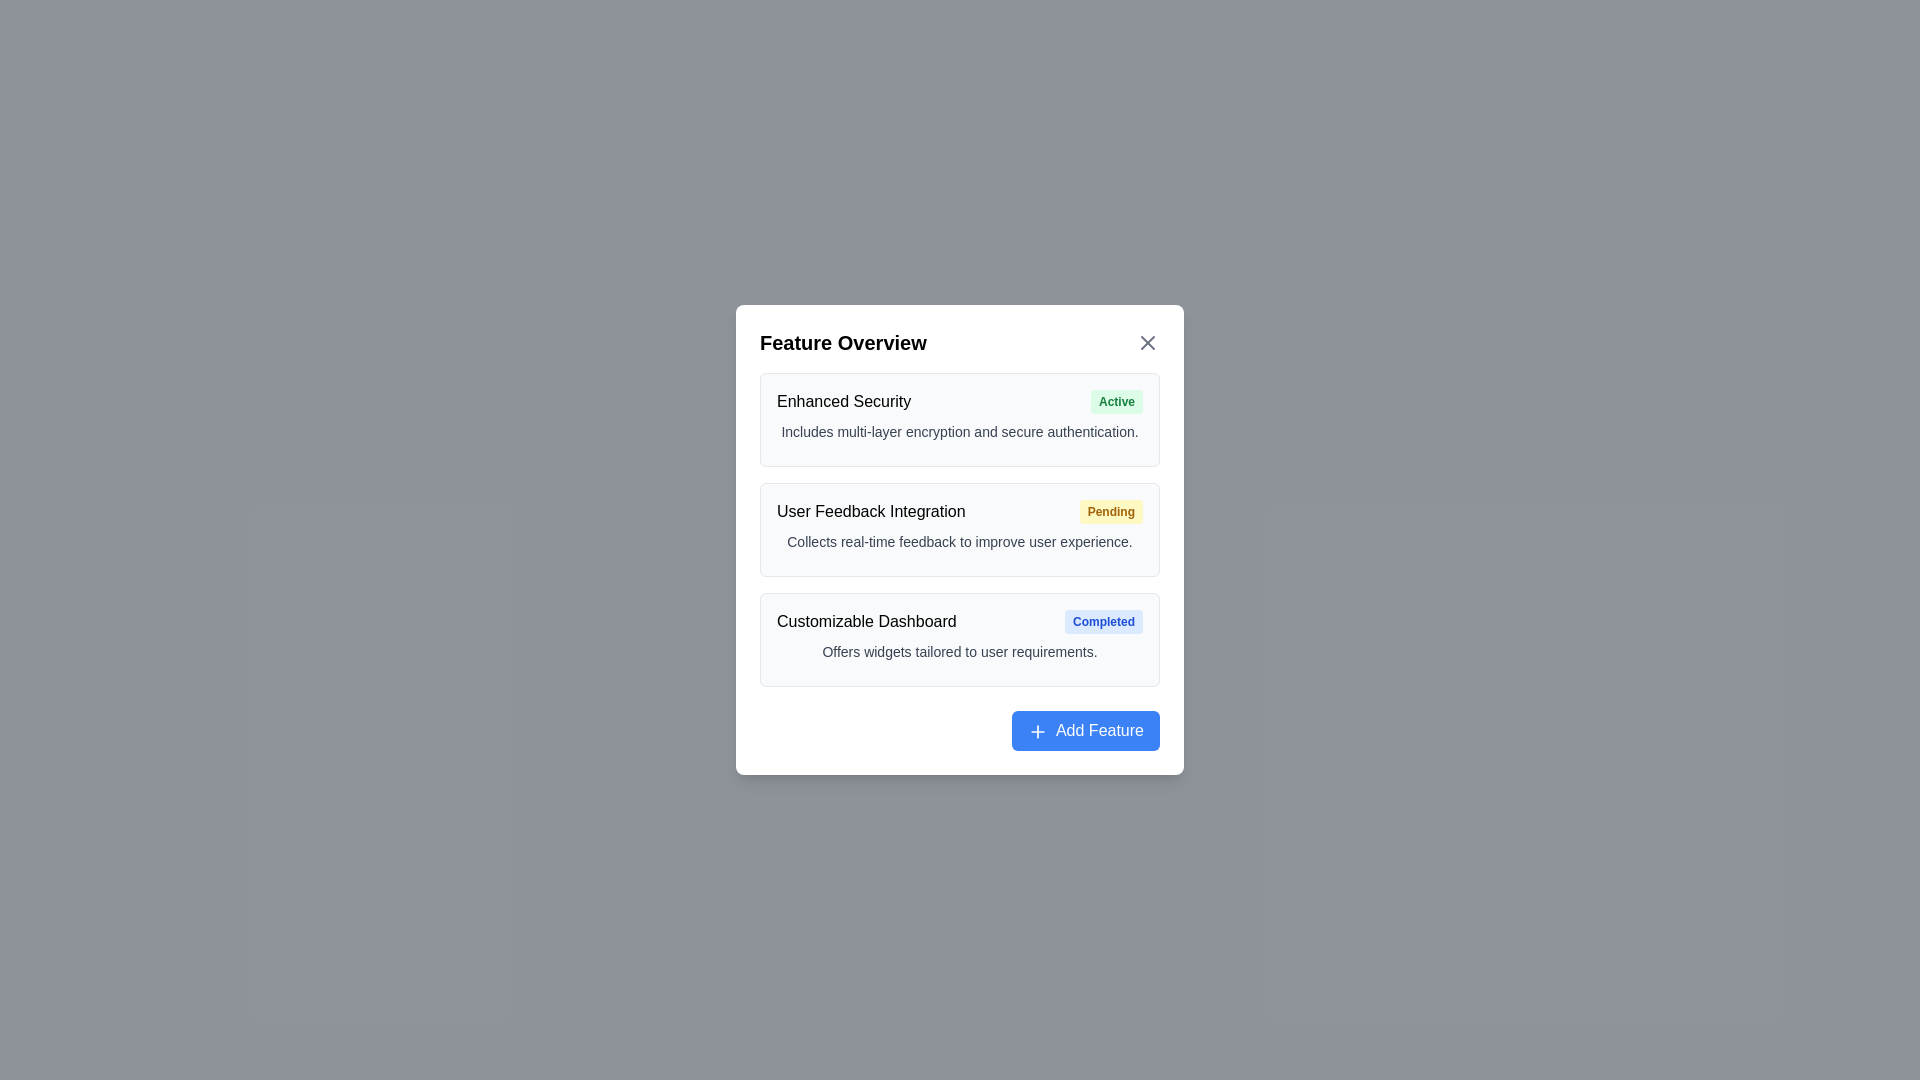 This screenshot has height=1080, width=1920. Describe the element at coordinates (960, 640) in the screenshot. I see `the non-interactive descriptive card displaying the status and description of the 'Customizable Dashboard' feature, located as the third block in the modal interface beneath 'User Feedback Integration - Pending' and 'Enhanced Security - Active.'` at that location.